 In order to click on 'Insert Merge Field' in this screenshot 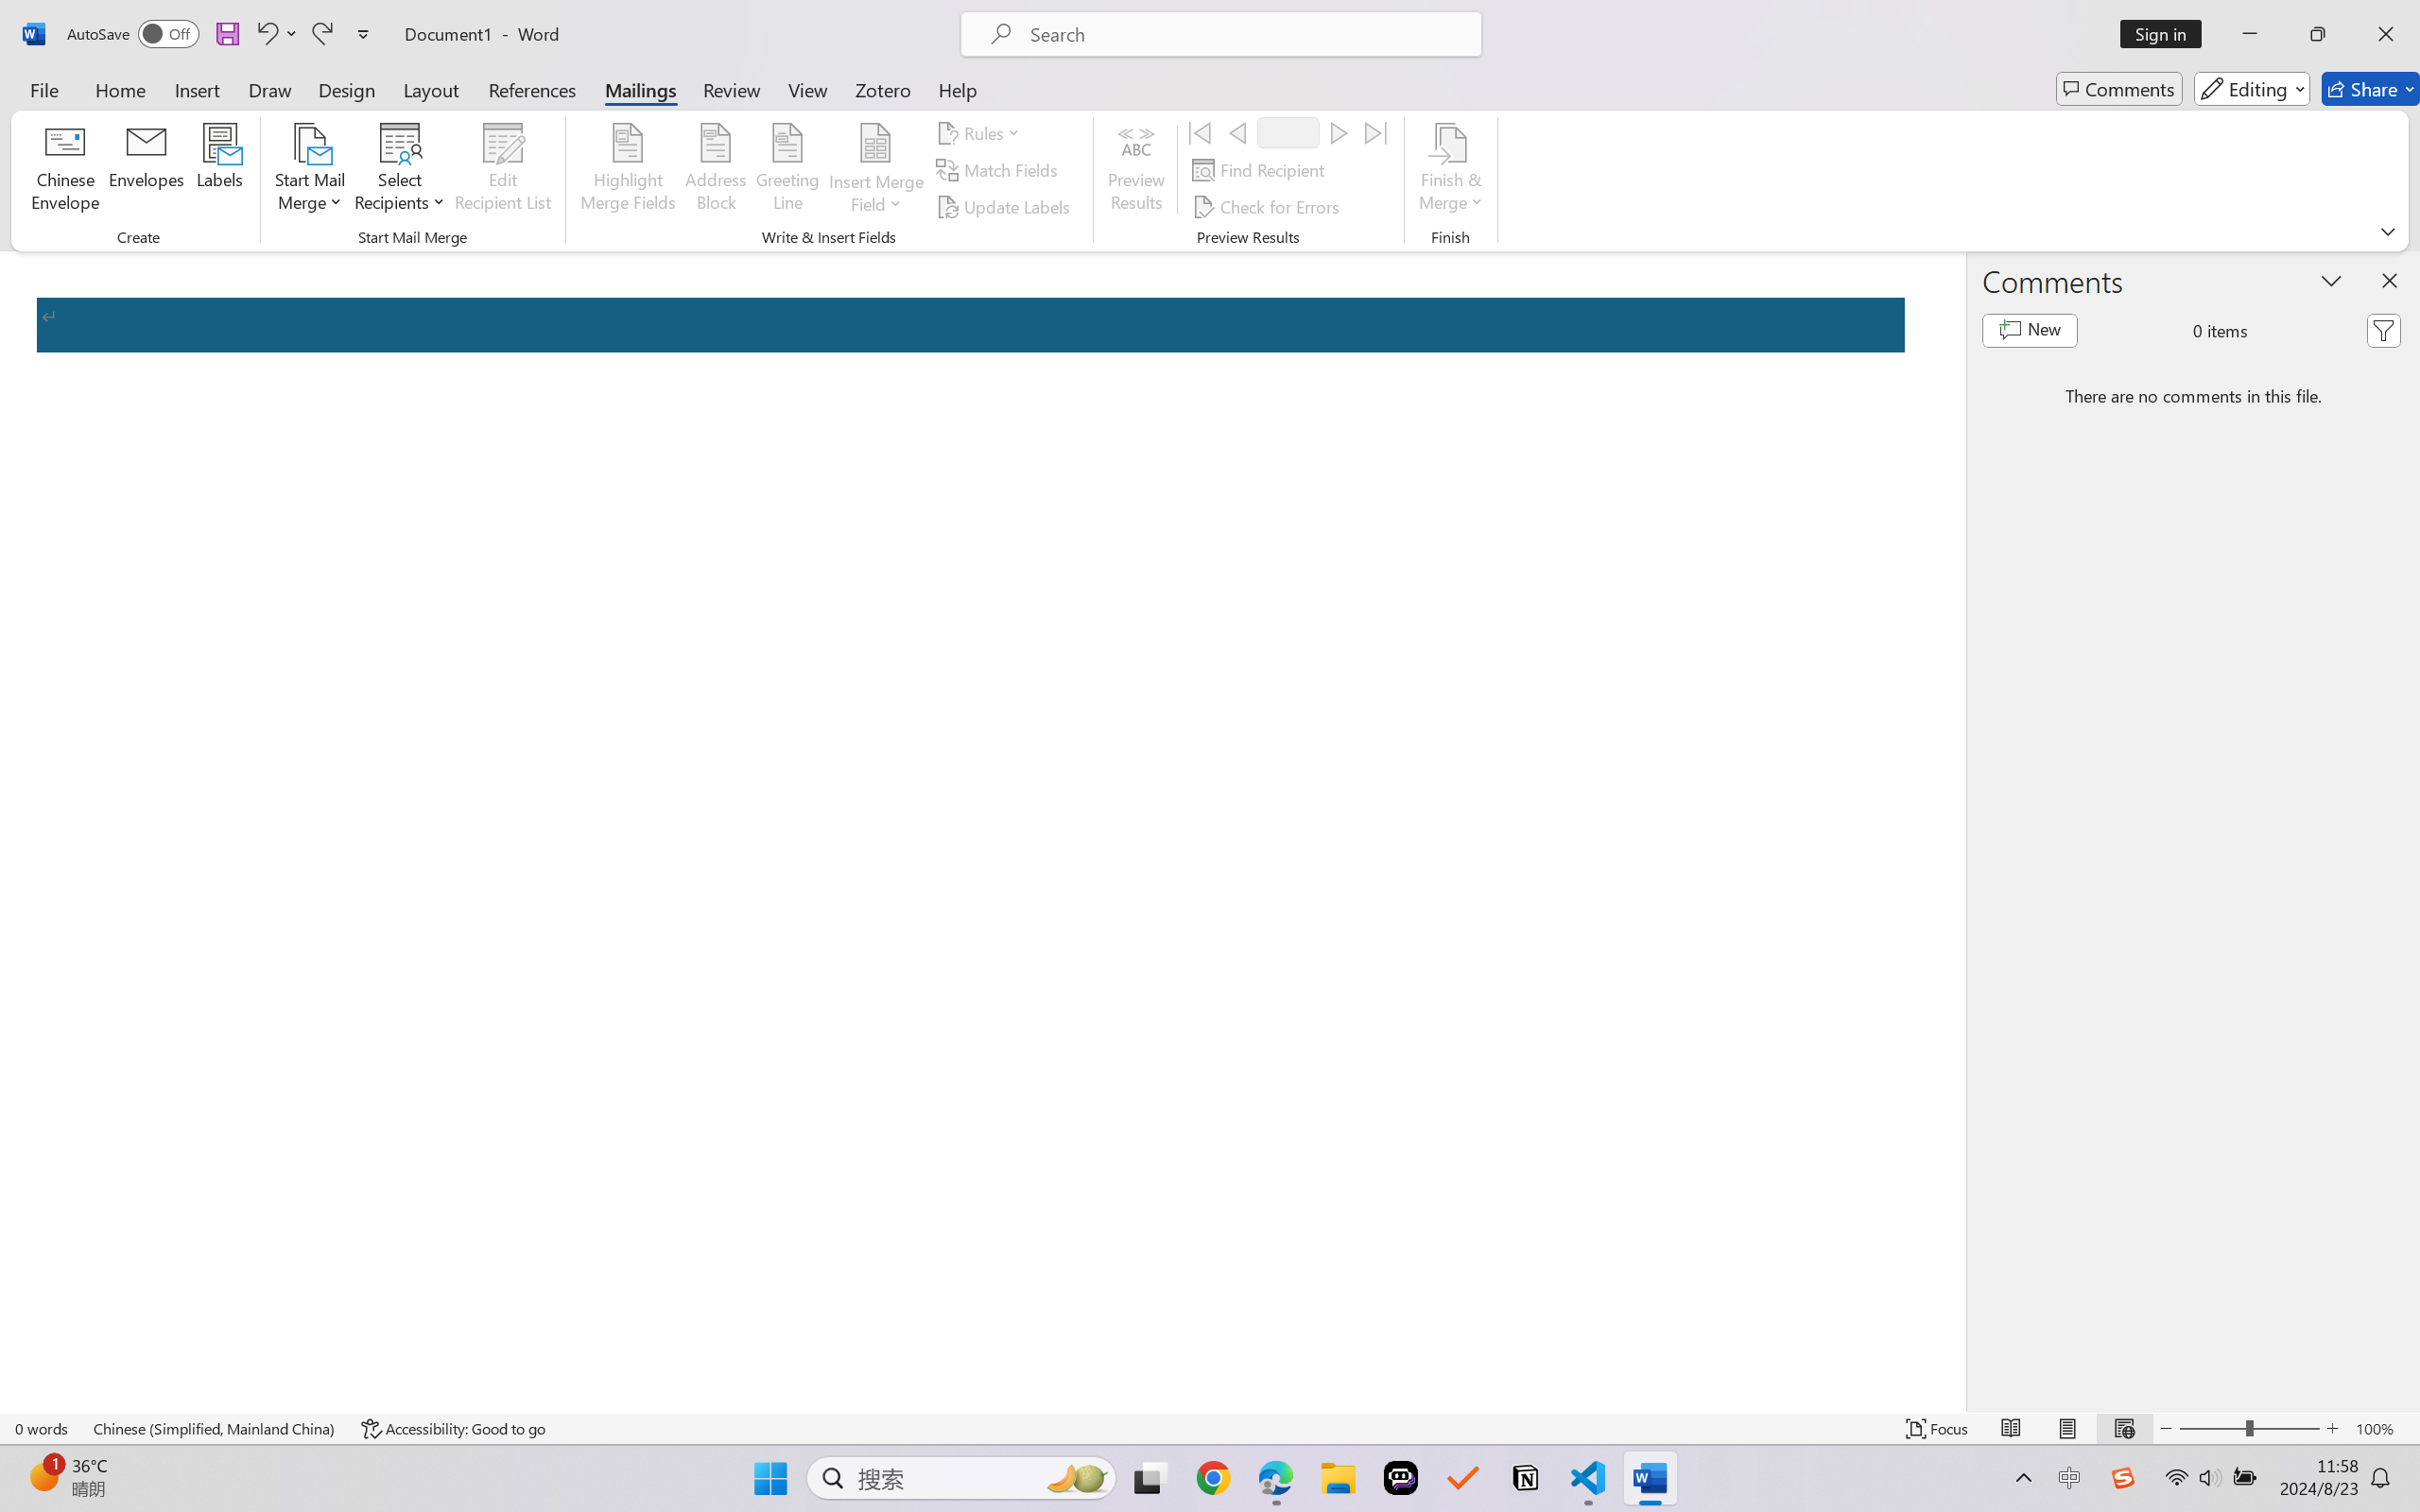, I will do `click(875, 143)`.